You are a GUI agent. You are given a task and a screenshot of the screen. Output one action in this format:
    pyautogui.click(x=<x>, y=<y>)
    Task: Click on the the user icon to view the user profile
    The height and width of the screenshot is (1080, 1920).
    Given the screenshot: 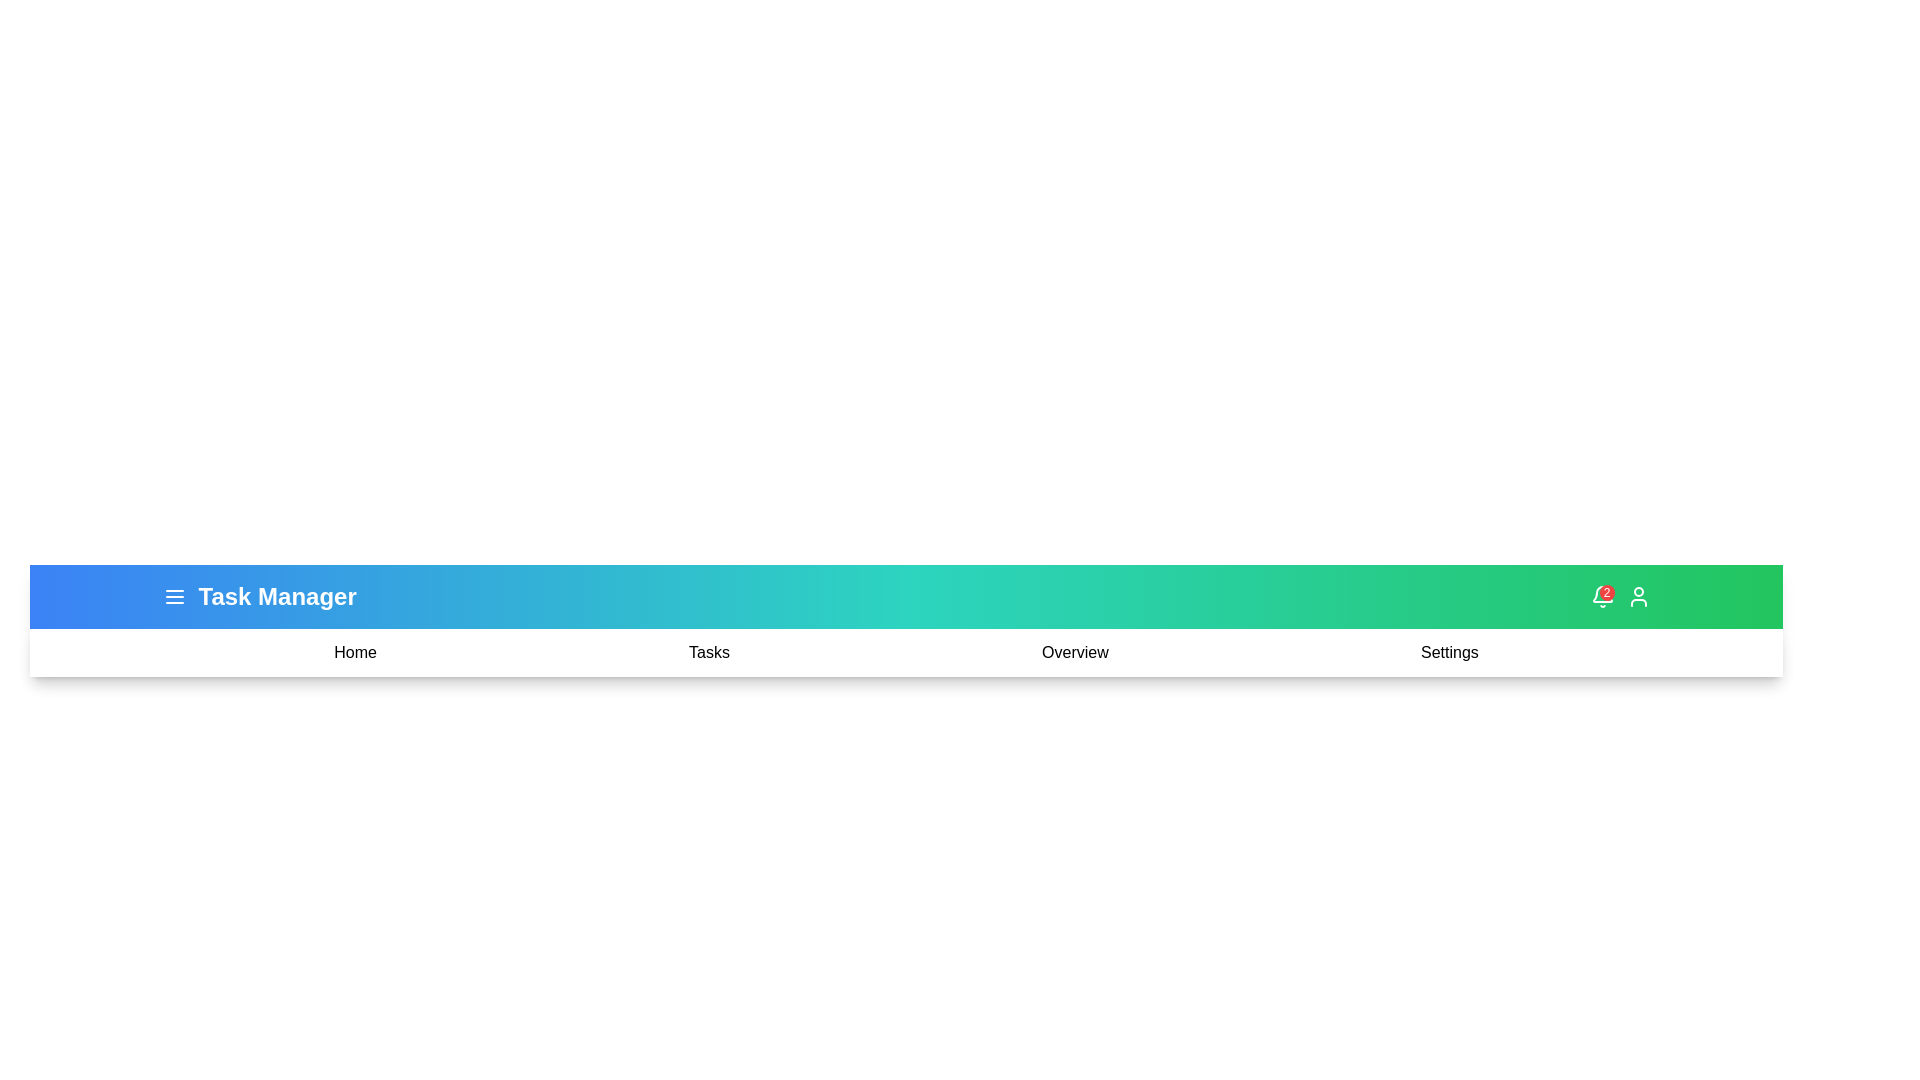 What is the action you would take?
    pyautogui.click(x=1638, y=596)
    